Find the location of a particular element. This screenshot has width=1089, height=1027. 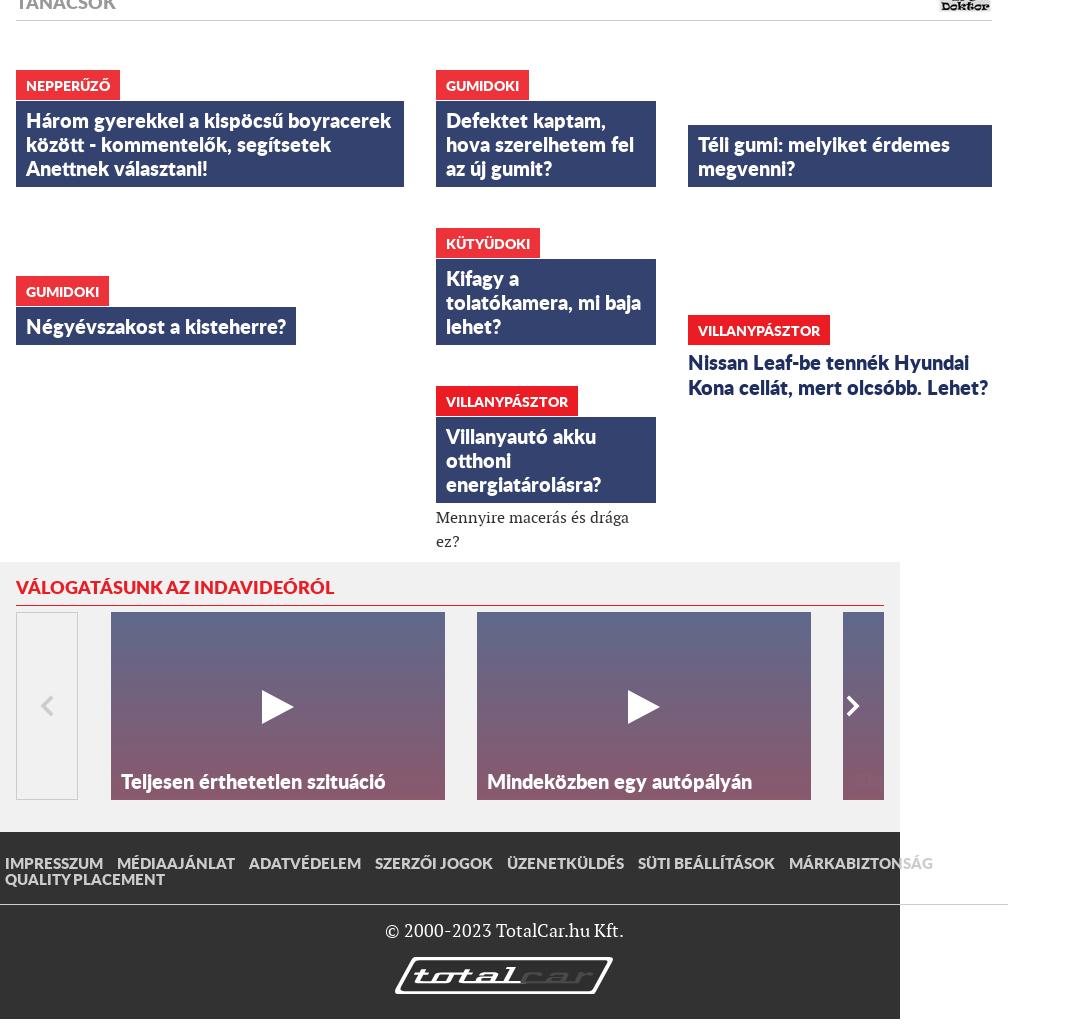

'© 2000-2023 TotalCar.hu Kft.' is located at coordinates (503, 929).